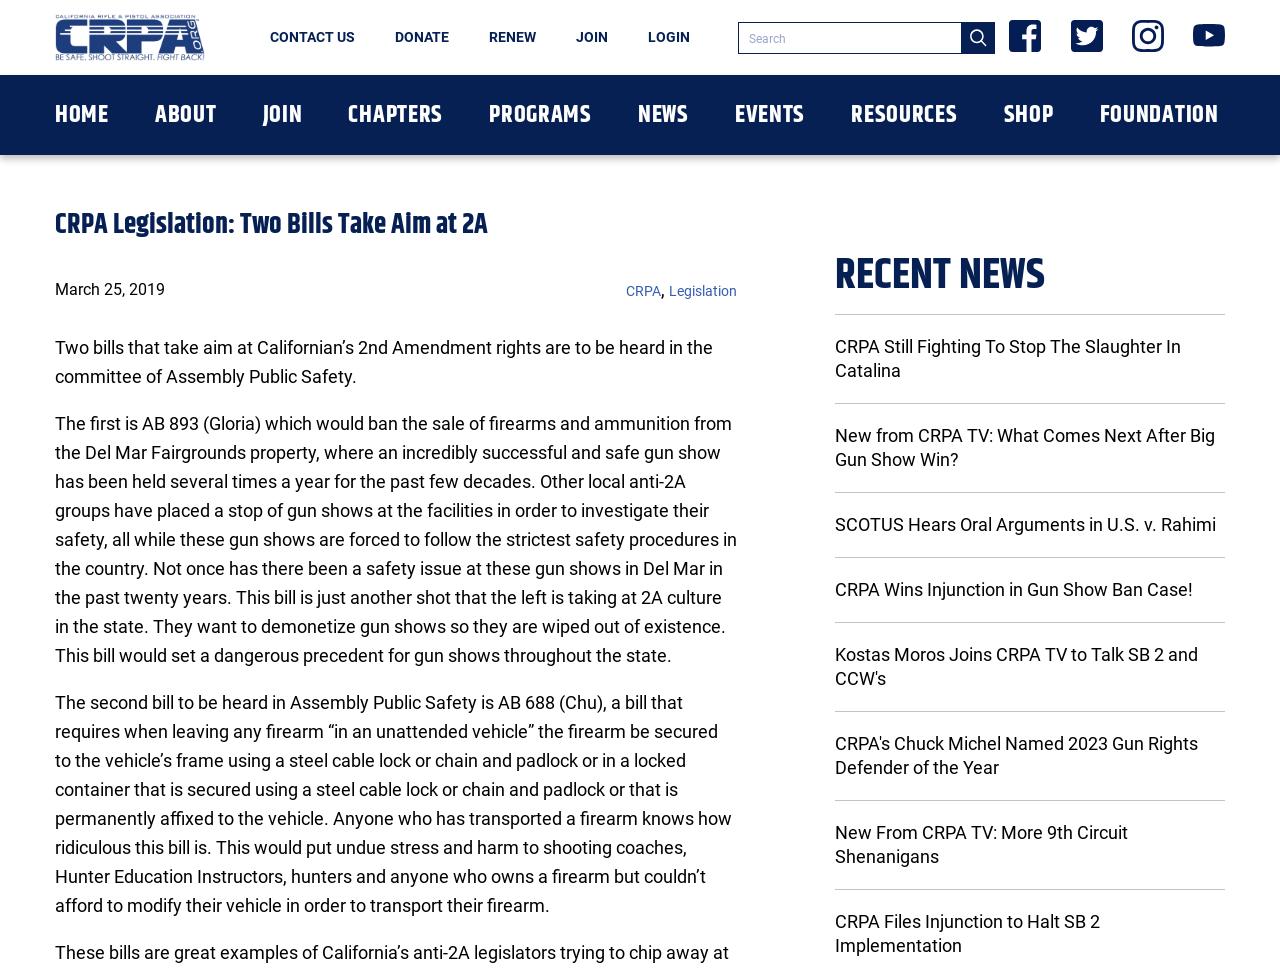 The width and height of the screenshot is (1280, 974). I want to click on 'CRPA', so click(643, 288).